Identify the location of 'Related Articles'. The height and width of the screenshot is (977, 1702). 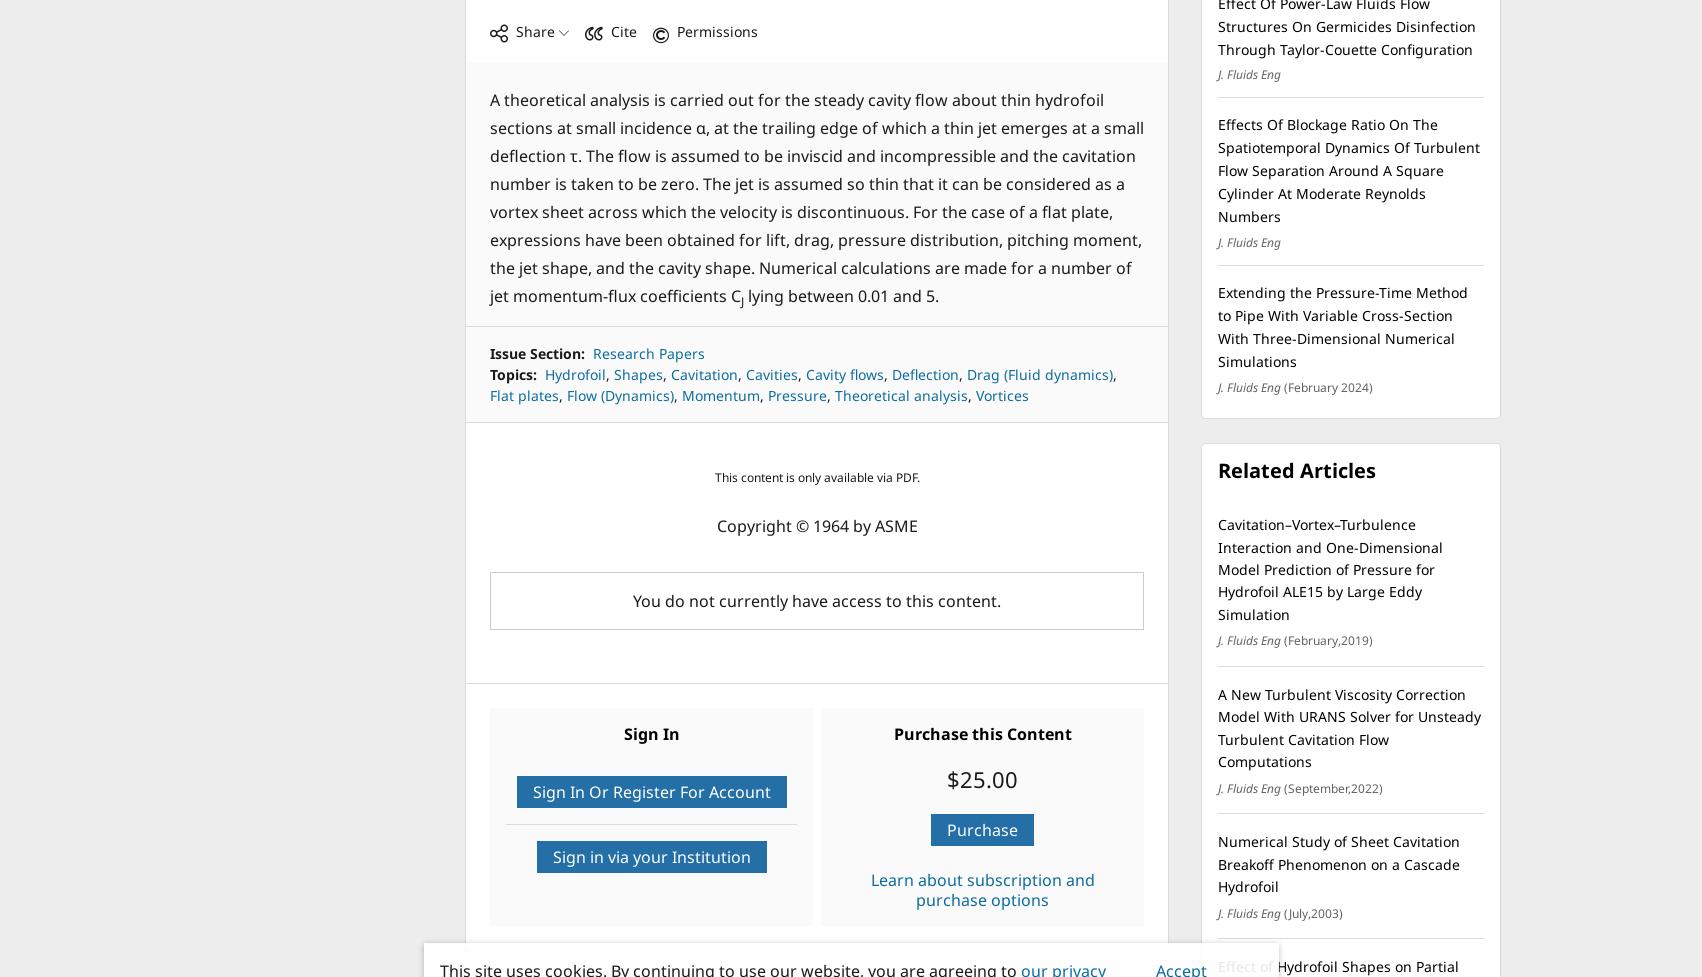
(1295, 470).